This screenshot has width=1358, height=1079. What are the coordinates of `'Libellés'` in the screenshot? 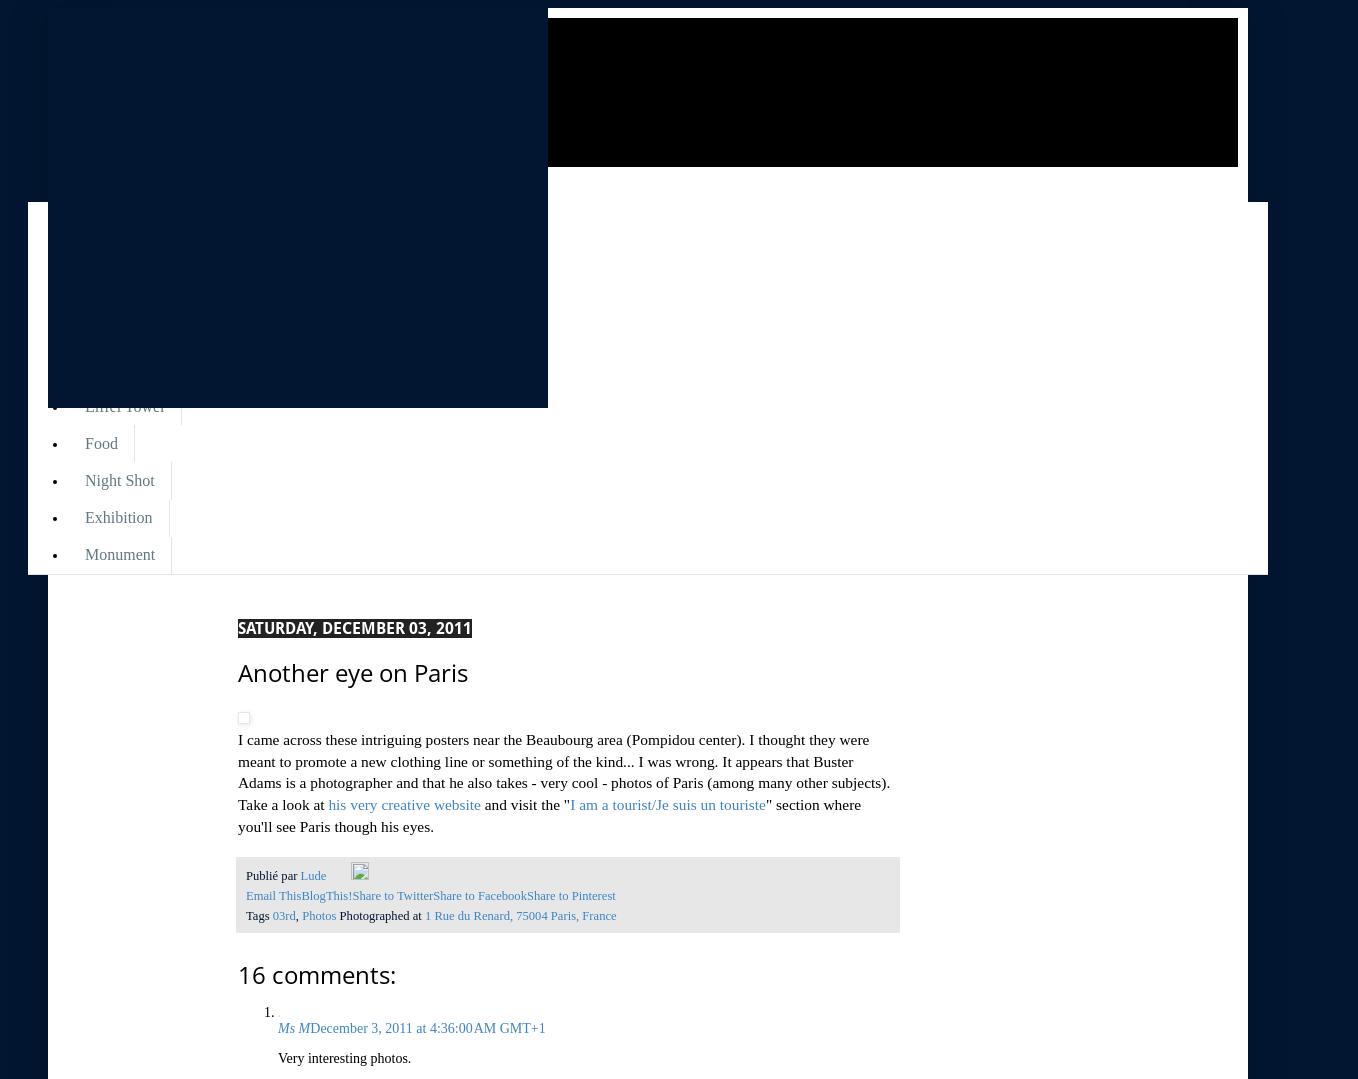 It's located at (92, 176).